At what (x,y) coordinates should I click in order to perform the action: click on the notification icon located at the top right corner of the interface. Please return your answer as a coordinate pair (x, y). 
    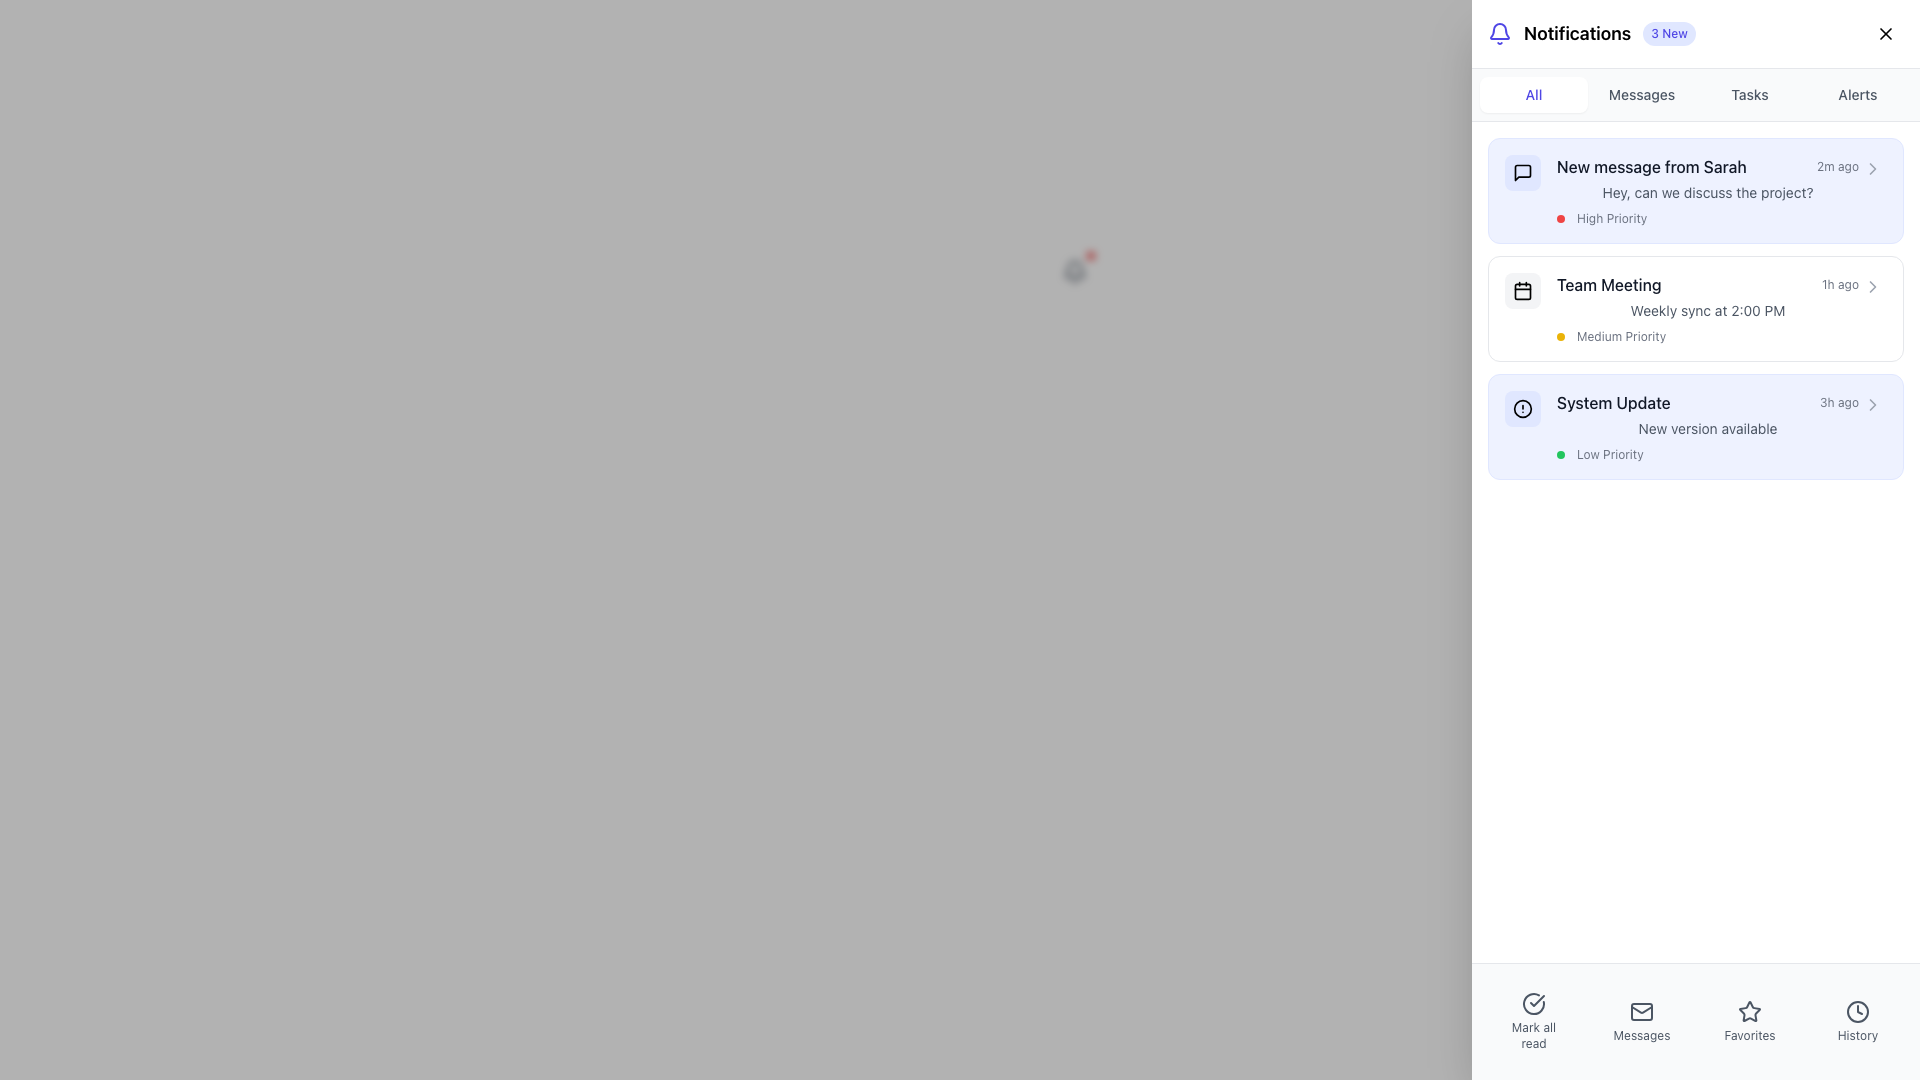
    Looking at the image, I should click on (1499, 34).